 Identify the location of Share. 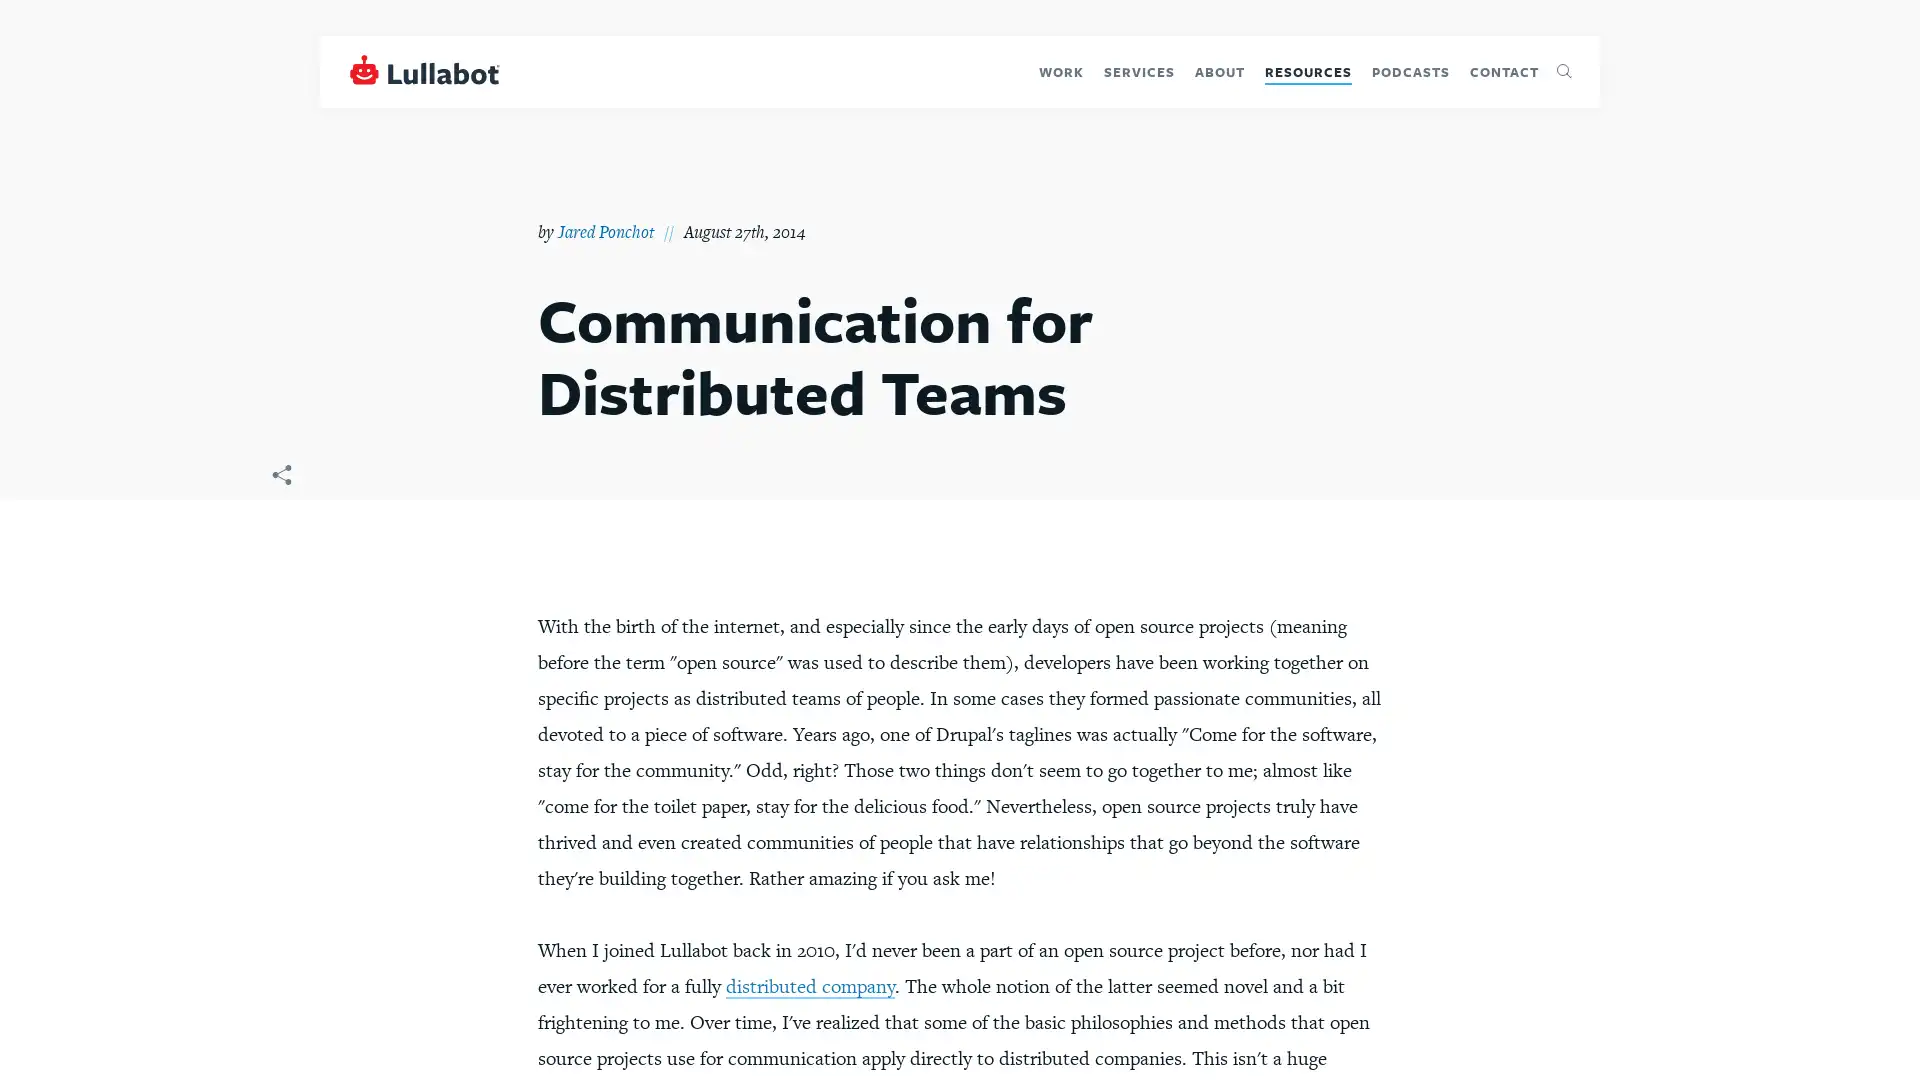
(280, 482).